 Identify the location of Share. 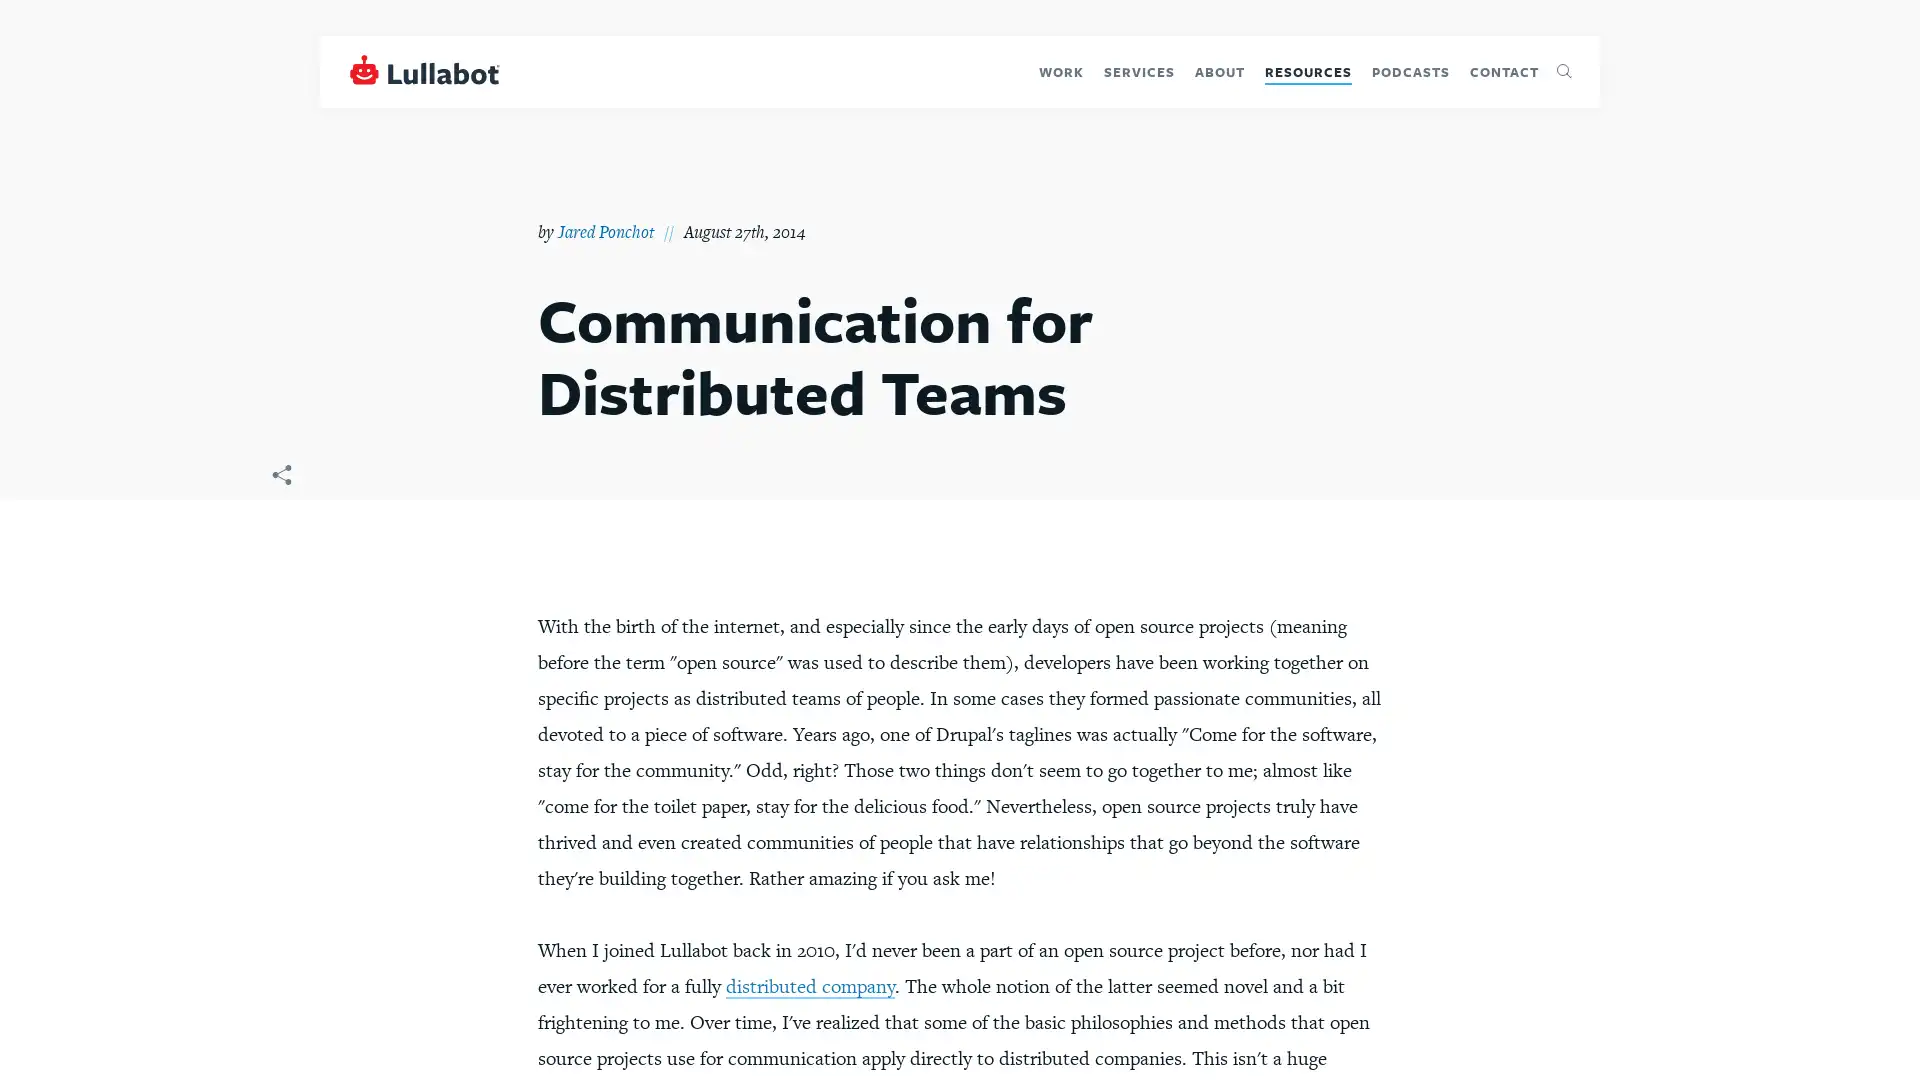
(280, 482).